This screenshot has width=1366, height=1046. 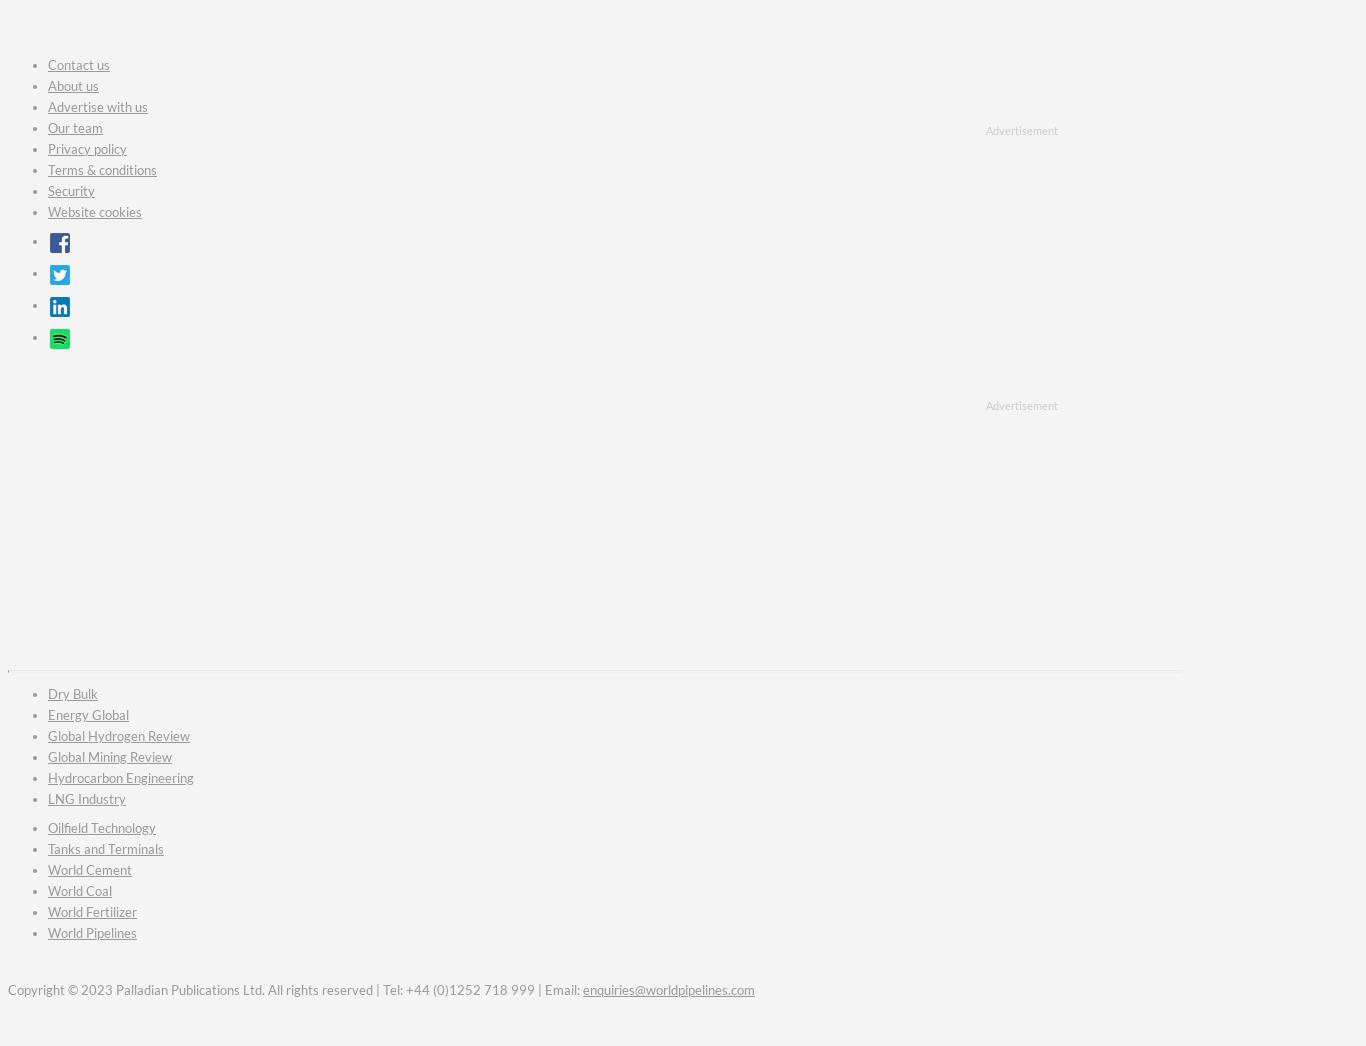 I want to click on 'World Coal', so click(x=80, y=890).